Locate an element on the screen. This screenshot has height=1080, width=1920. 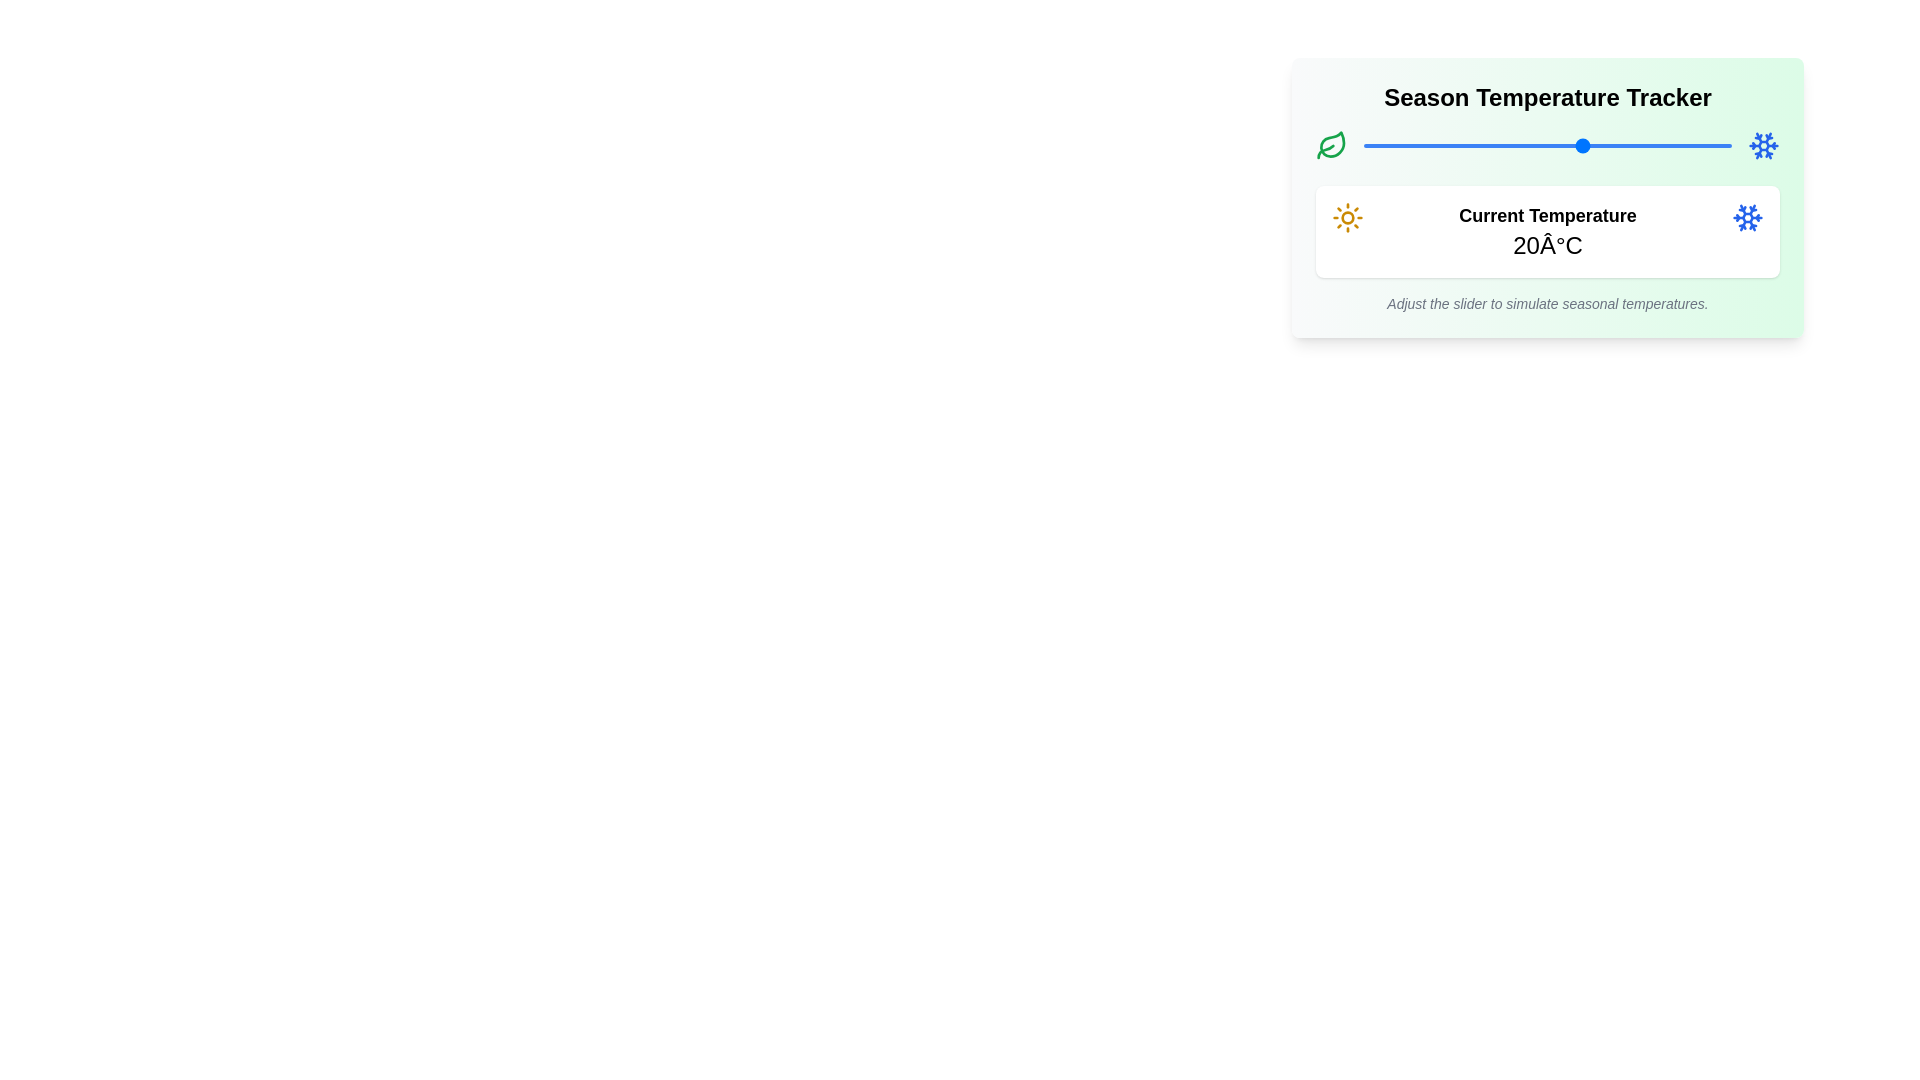
the slider to set the temperature to 38°C is located at coordinates (1716, 145).